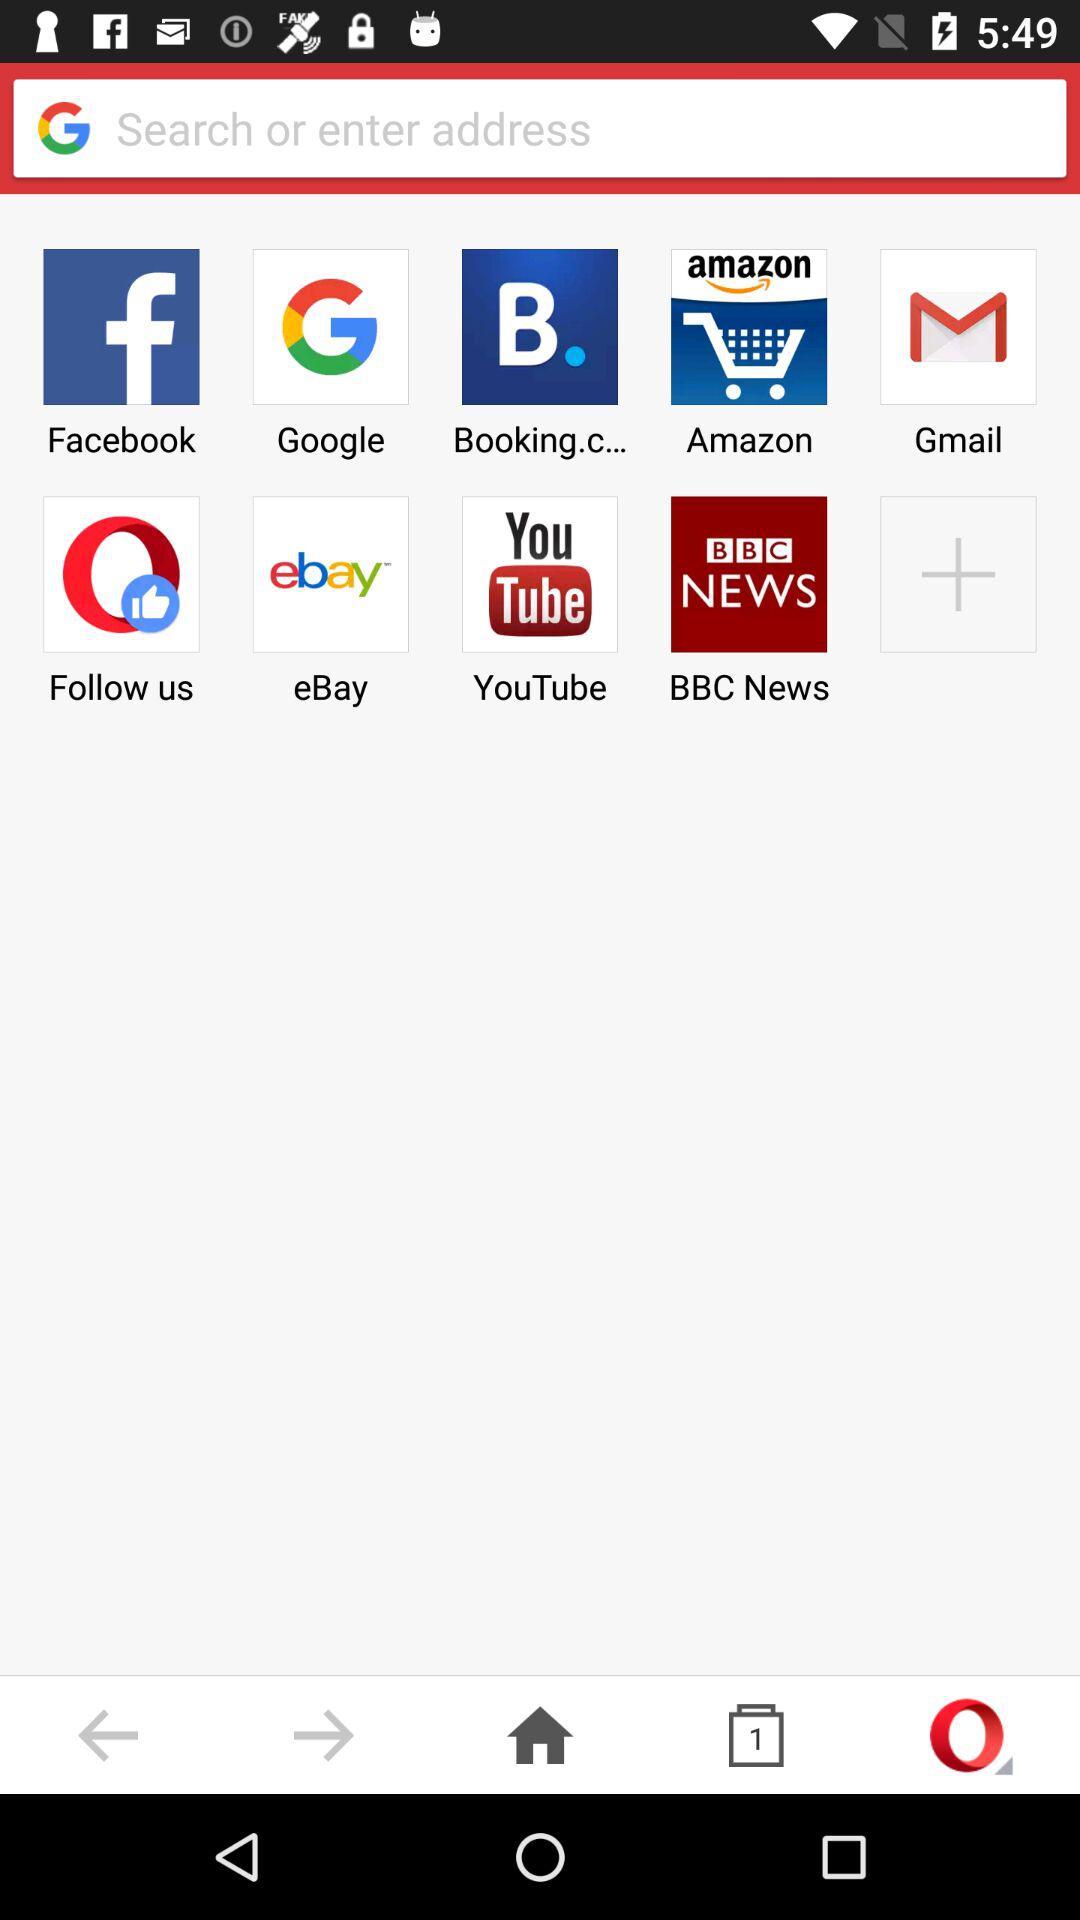 The width and height of the screenshot is (1080, 1920). What do you see at coordinates (749, 593) in the screenshot?
I see `bbc news item` at bounding box center [749, 593].